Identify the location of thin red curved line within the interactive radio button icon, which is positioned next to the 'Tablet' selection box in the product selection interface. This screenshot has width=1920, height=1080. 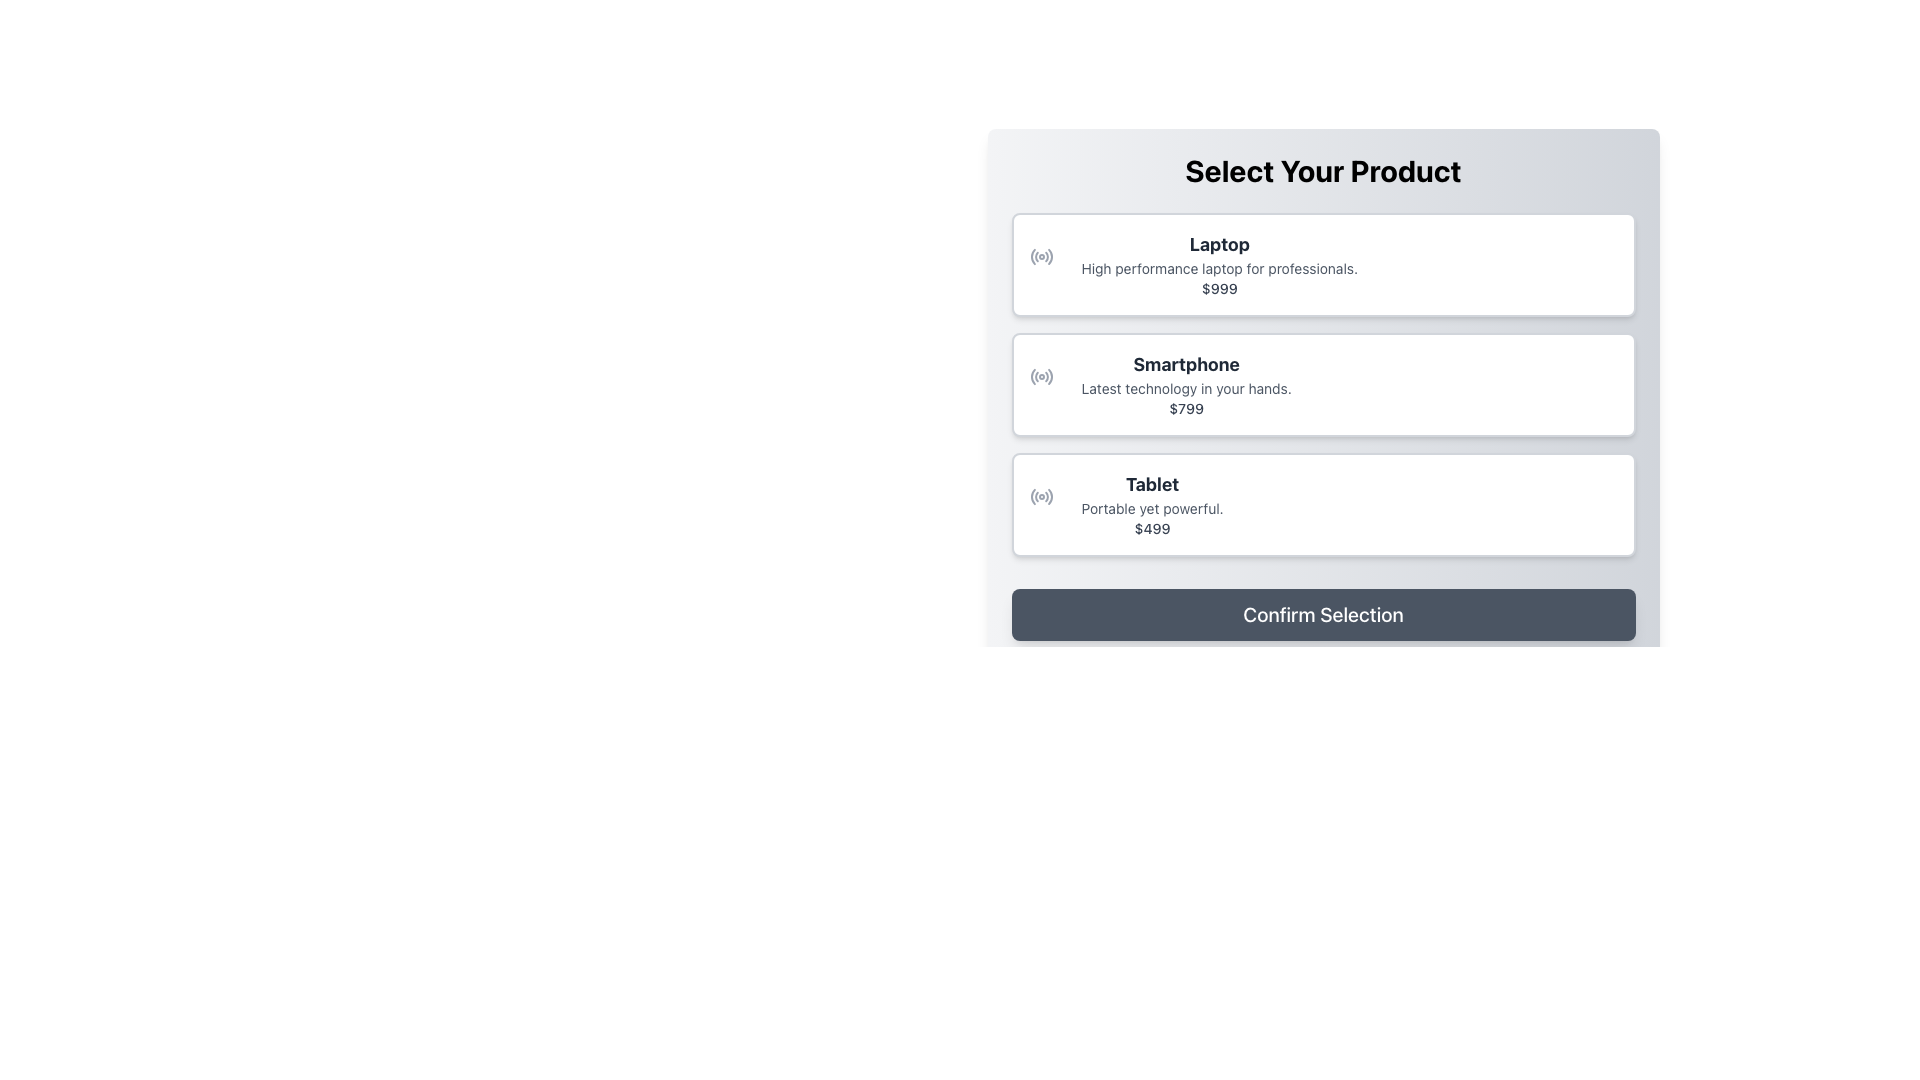
(1049, 495).